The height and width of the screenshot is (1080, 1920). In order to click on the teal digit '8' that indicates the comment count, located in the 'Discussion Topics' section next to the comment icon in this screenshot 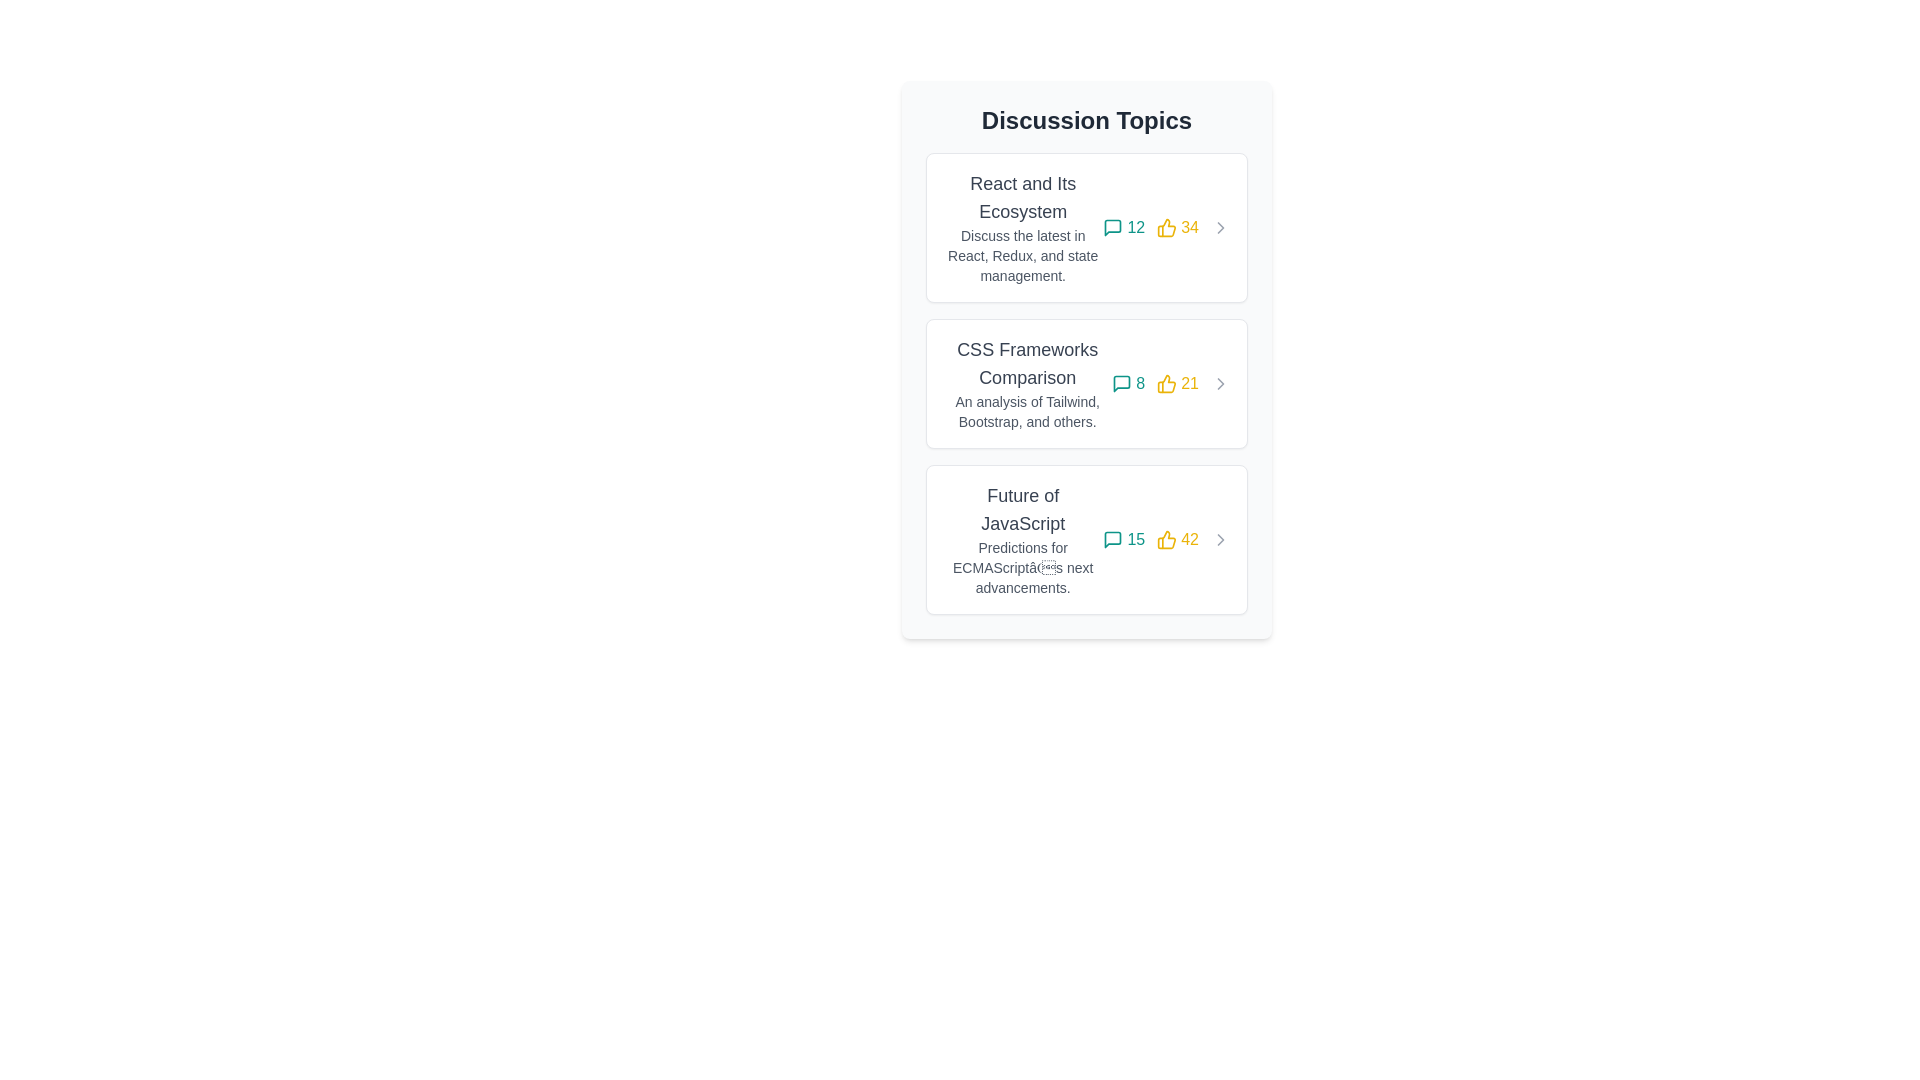, I will do `click(1140, 384)`.